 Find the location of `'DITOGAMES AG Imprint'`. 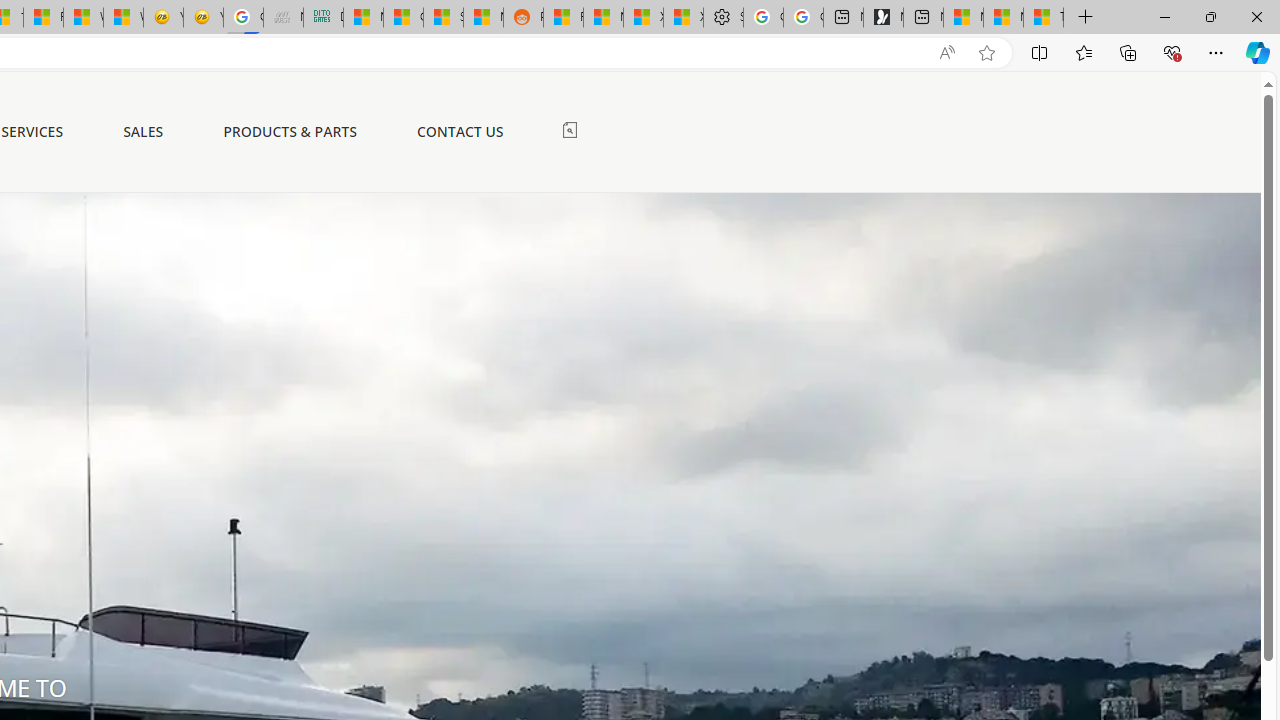

'DITOGAMES AG Imprint' is located at coordinates (323, 17).